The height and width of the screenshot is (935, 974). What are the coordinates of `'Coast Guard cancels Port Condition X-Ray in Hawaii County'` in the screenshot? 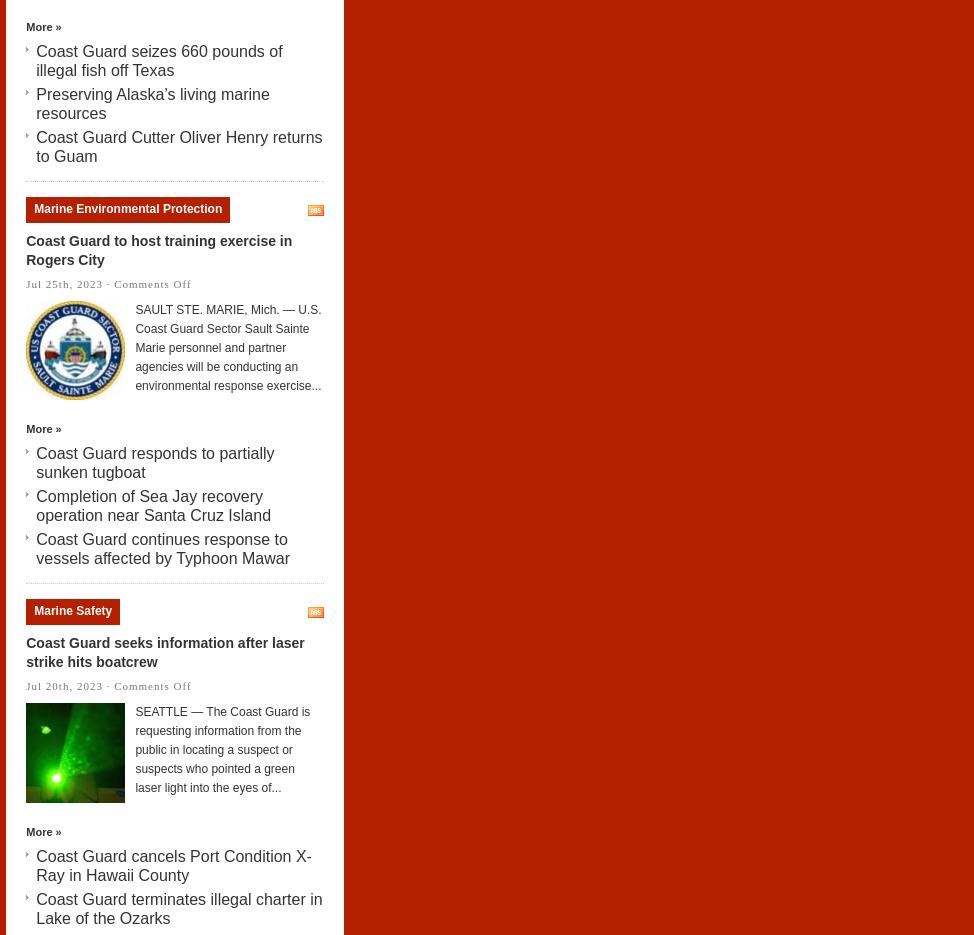 It's located at (173, 863).